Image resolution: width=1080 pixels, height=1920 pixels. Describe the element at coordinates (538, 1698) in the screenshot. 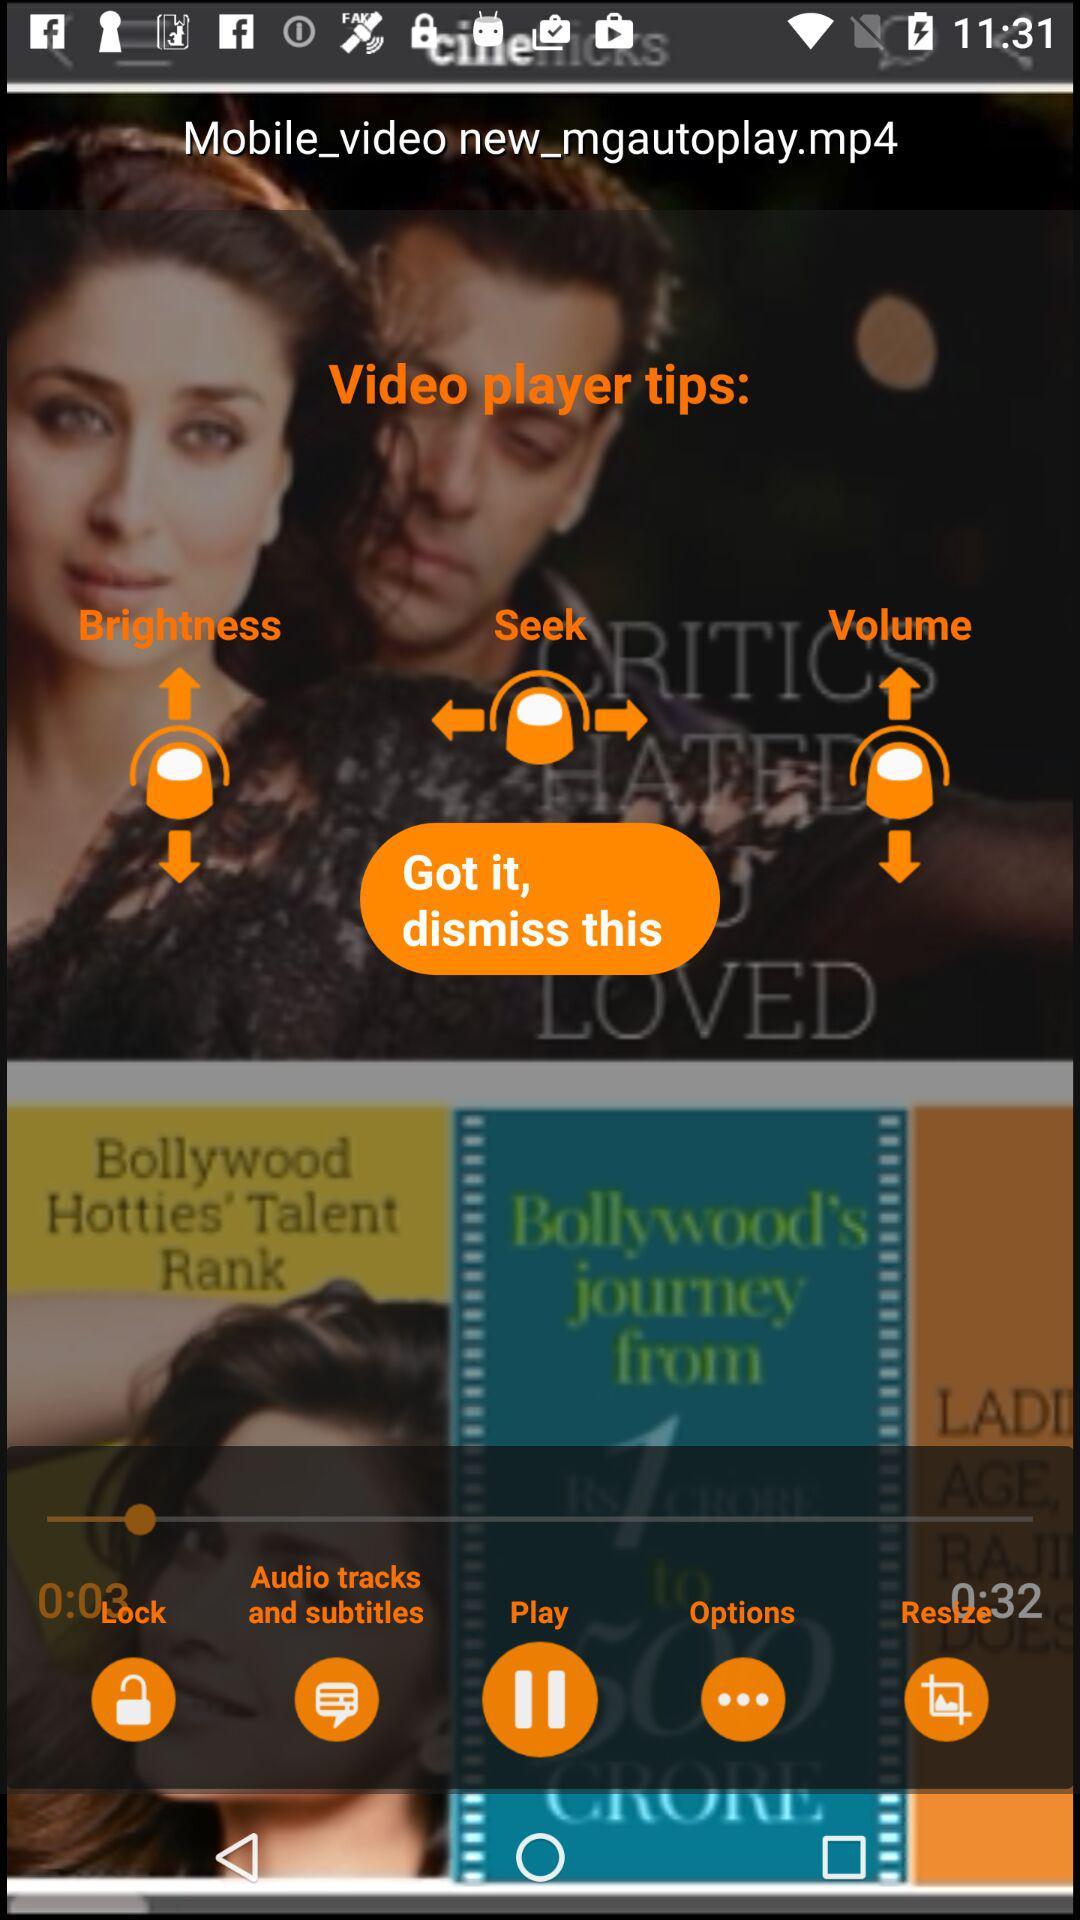

I see `pause/play` at that location.